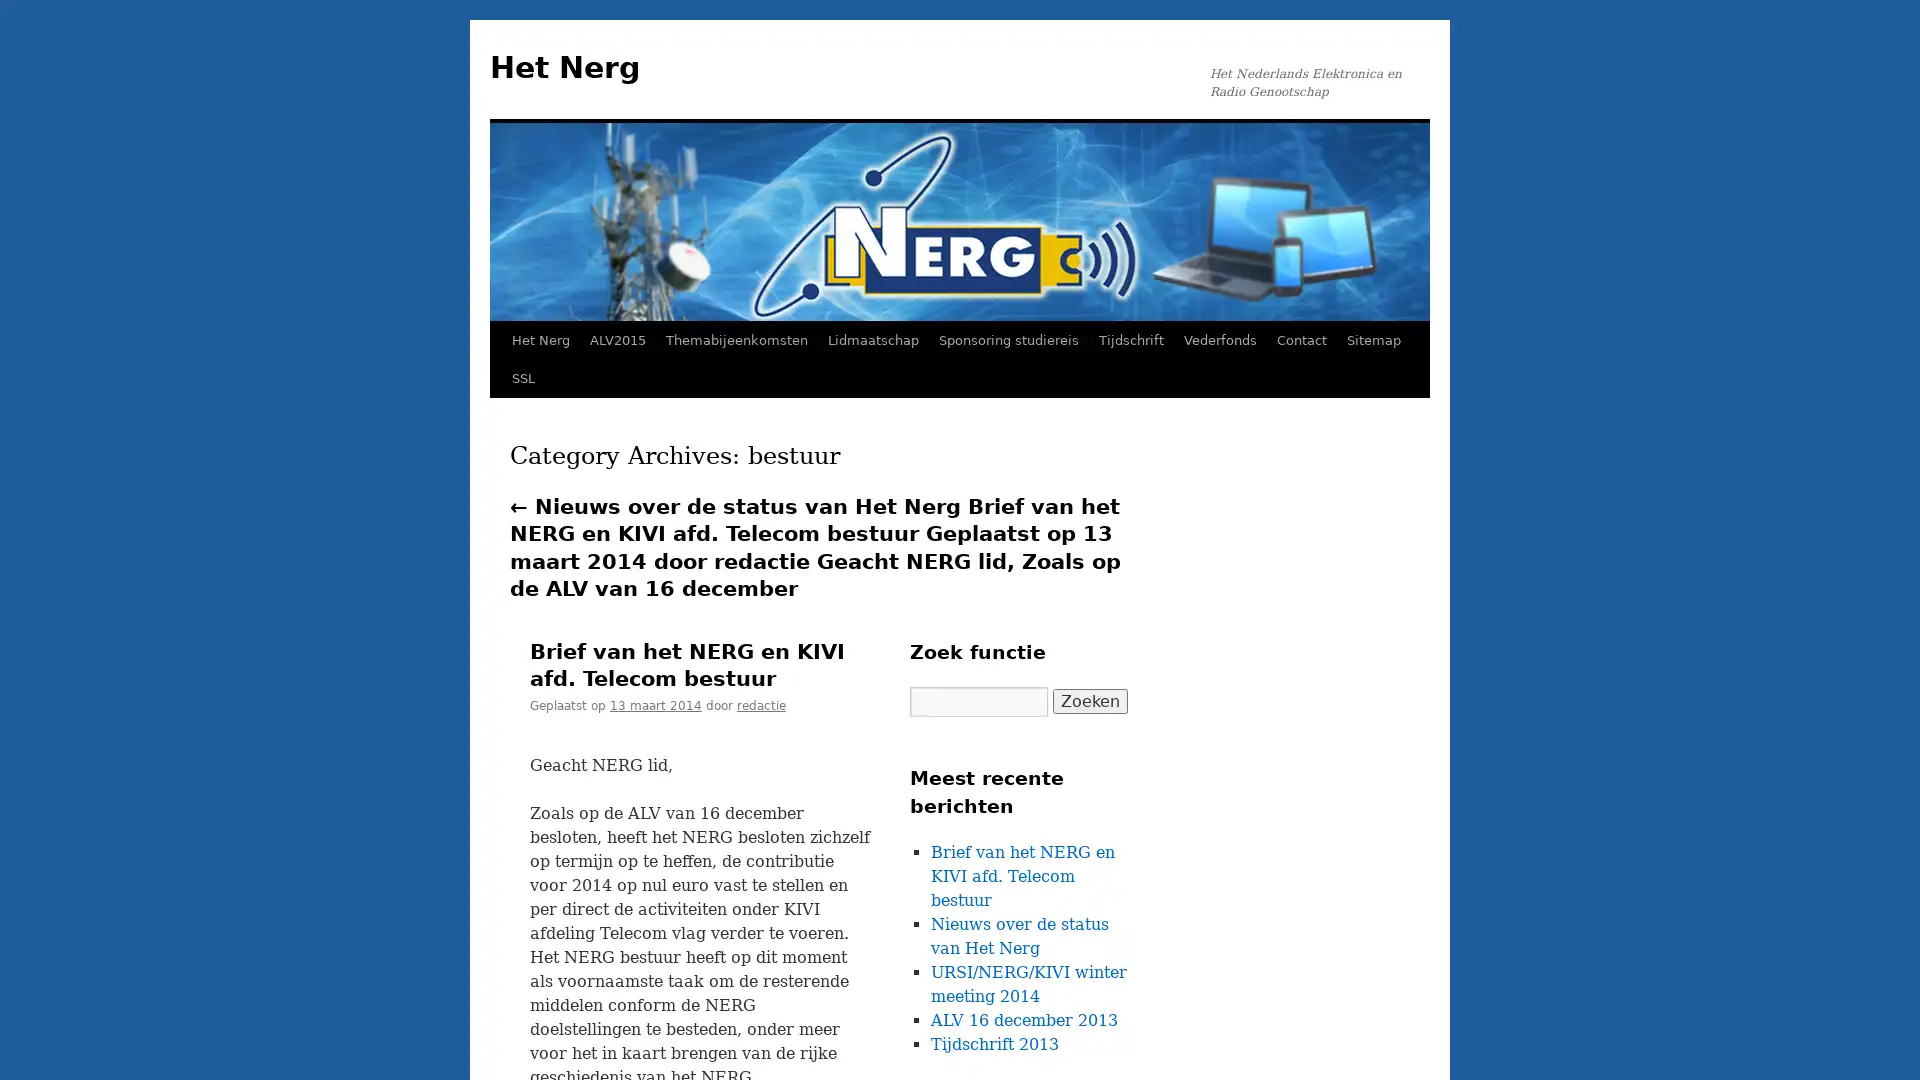 The width and height of the screenshot is (1920, 1080). What do you see at coordinates (1089, 700) in the screenshot?
I see `Zoeken` at bounding box center [1089, 700].